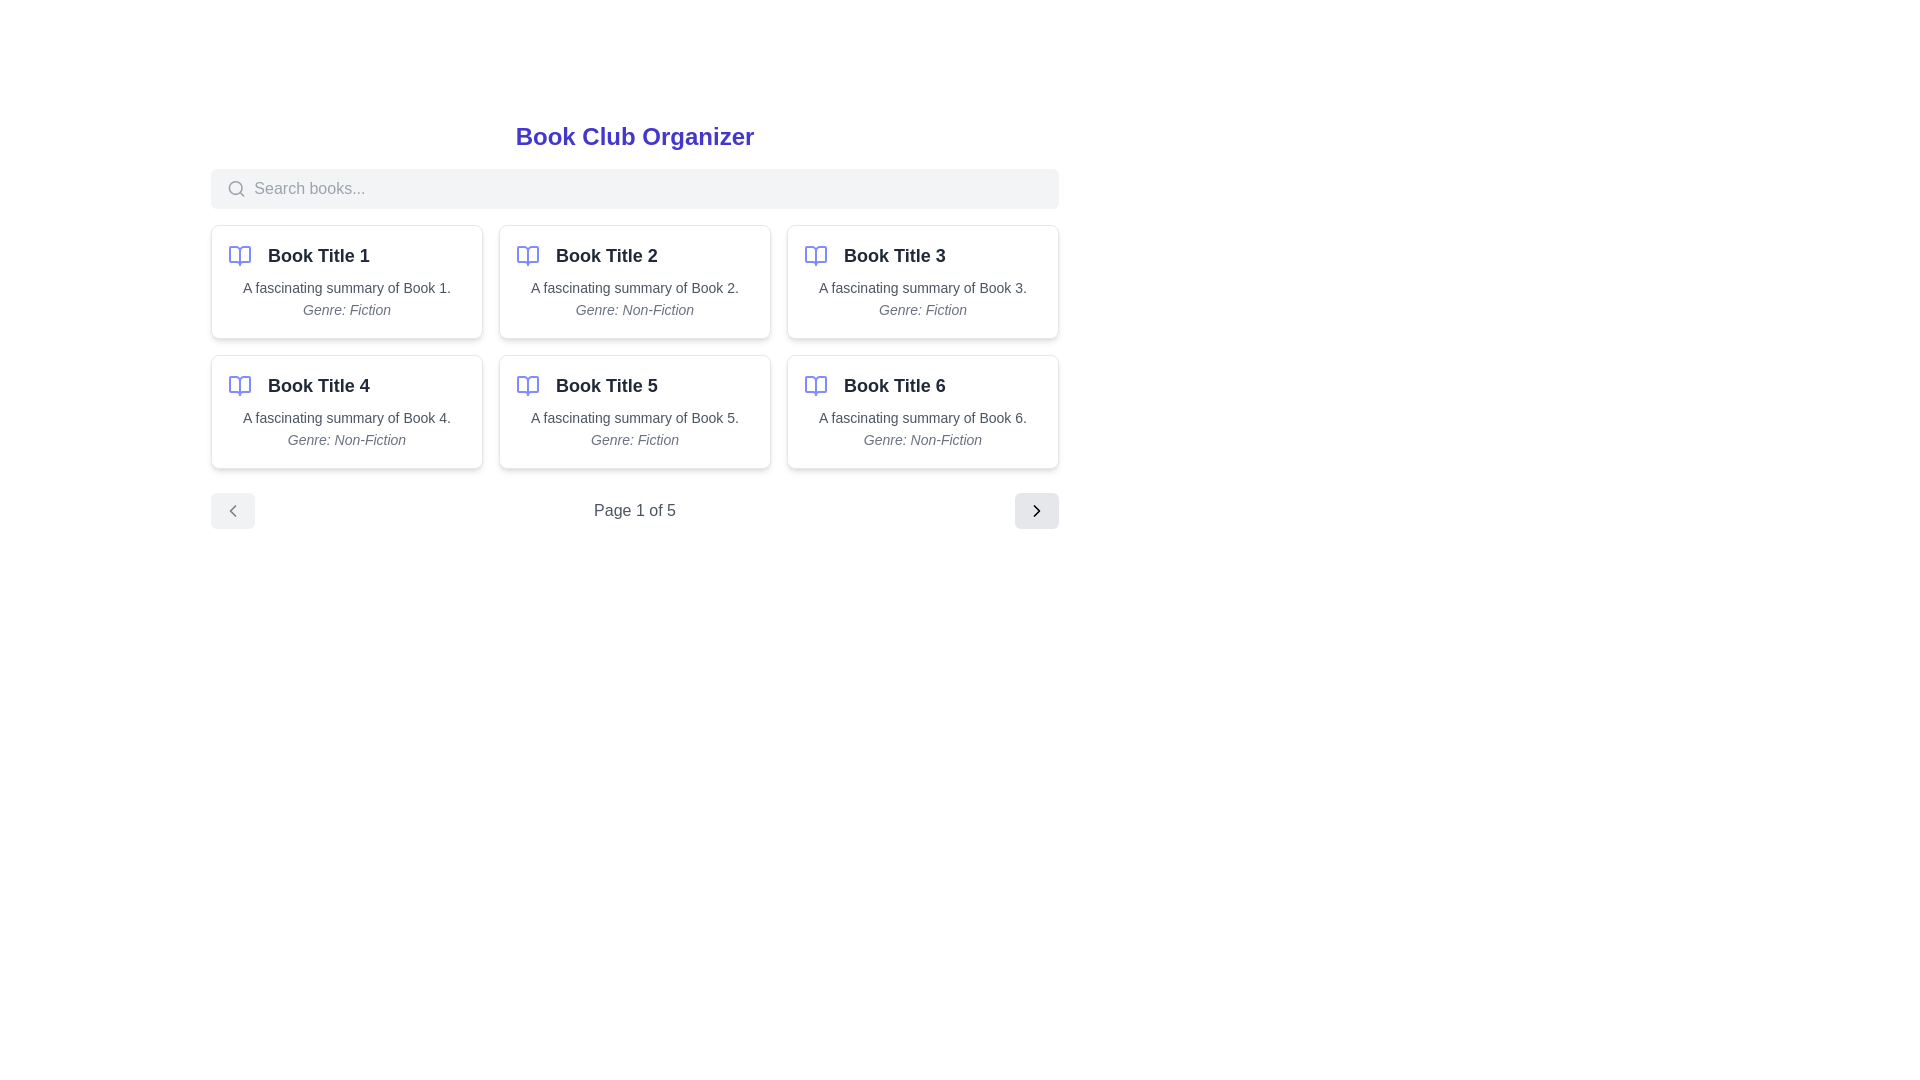  Describe the element at coordinates (346, 438) in the screenshot. I see `the text label displaying 'Genre: Non-Fiction' which is styled in a small italic font and positioned below the summary of 'Book Title 4'` at that location.